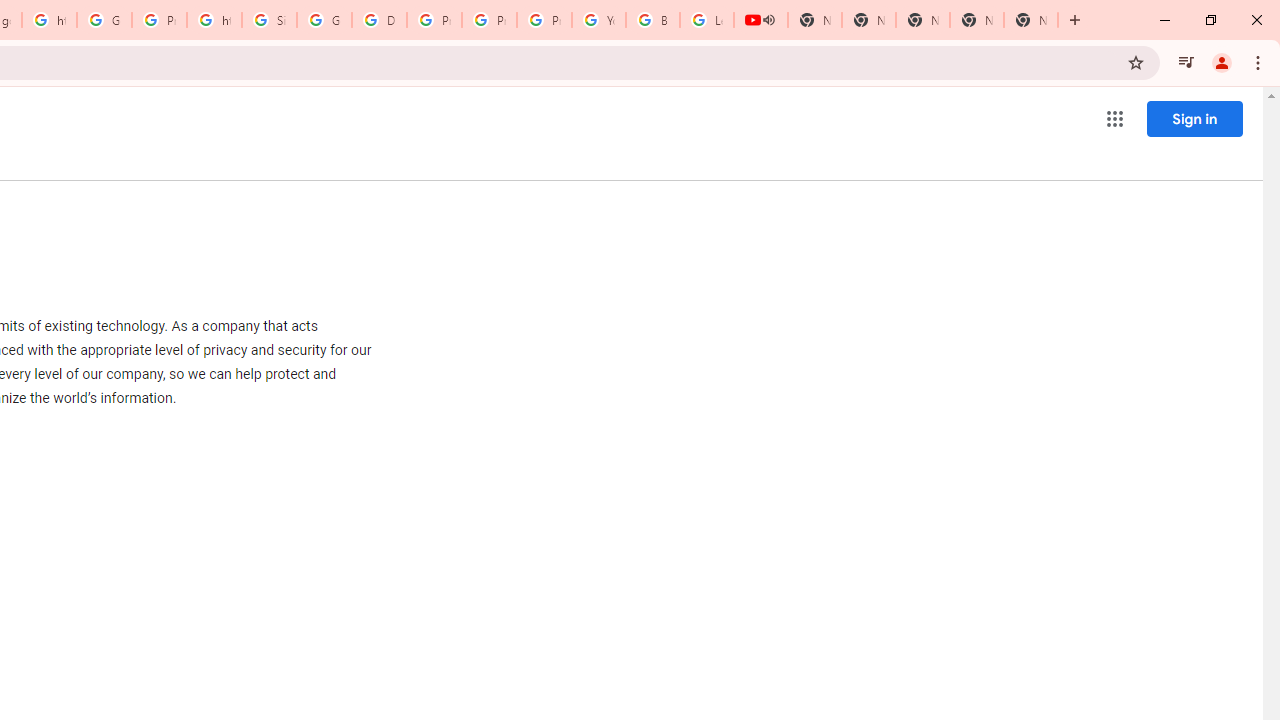  I want to click on 'https://scholar.google.com/', so click(214, 20).